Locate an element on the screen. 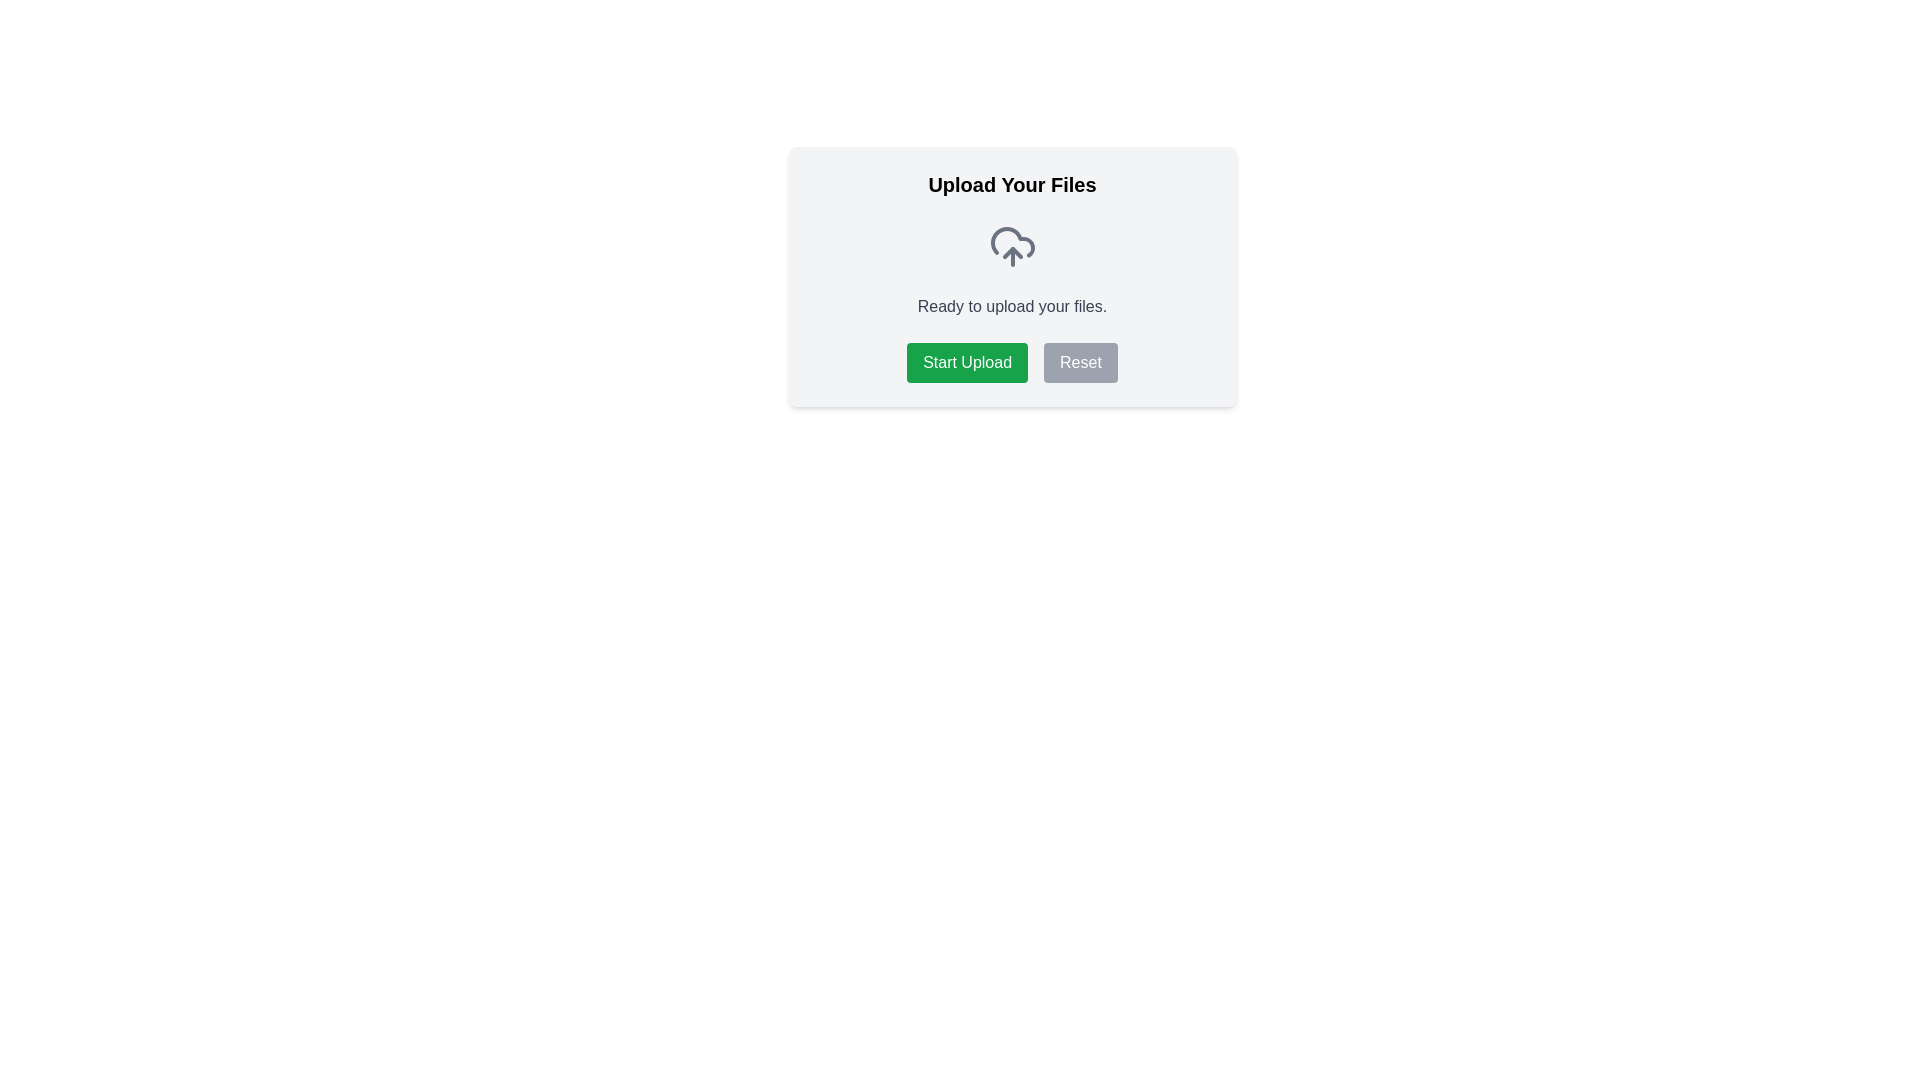 The height and width of the screenshot is (1080, 1920). the cloud icon that symbolizes cloud-related upload actions, which is located above the text 'Ready to upload your files' within the 'Upload Your Files' section is located at coordinates (1012, 241).